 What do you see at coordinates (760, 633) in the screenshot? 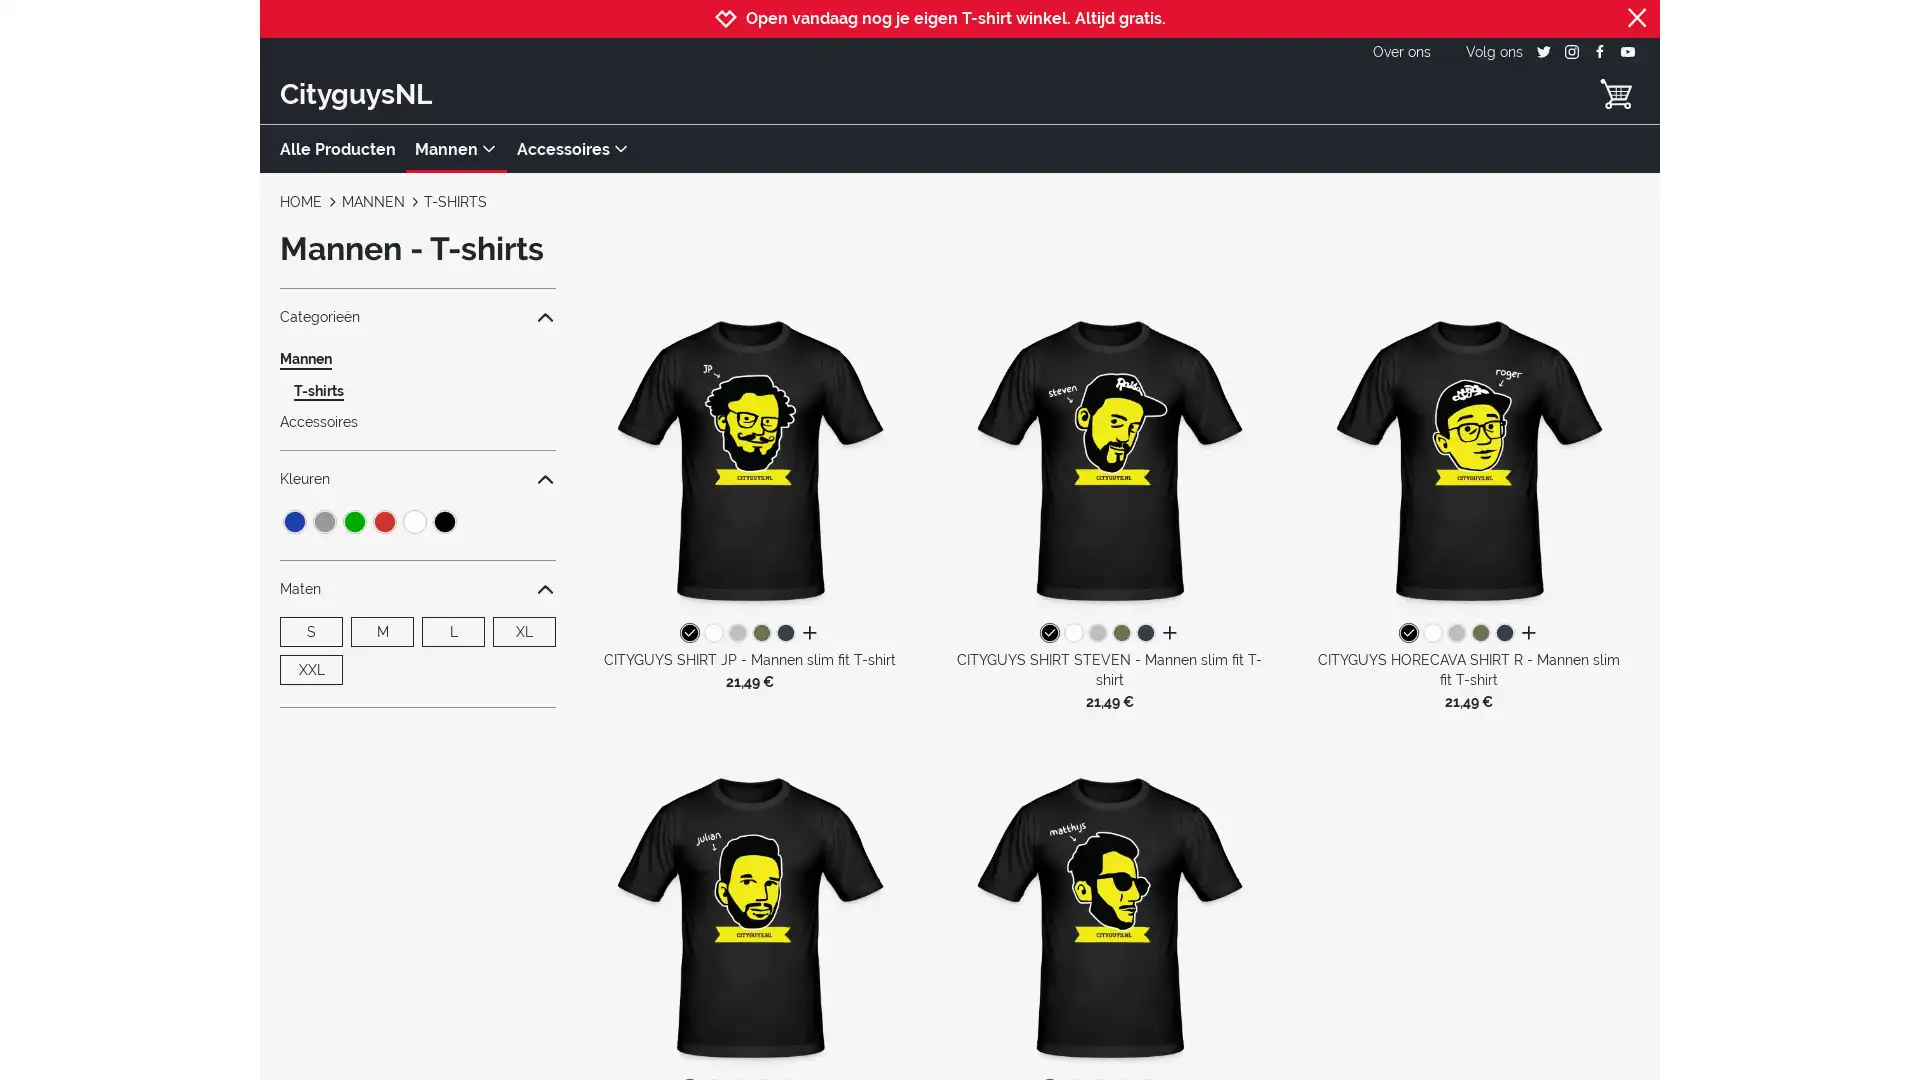
I see `kakigroen` at bounding box center [760, 633].